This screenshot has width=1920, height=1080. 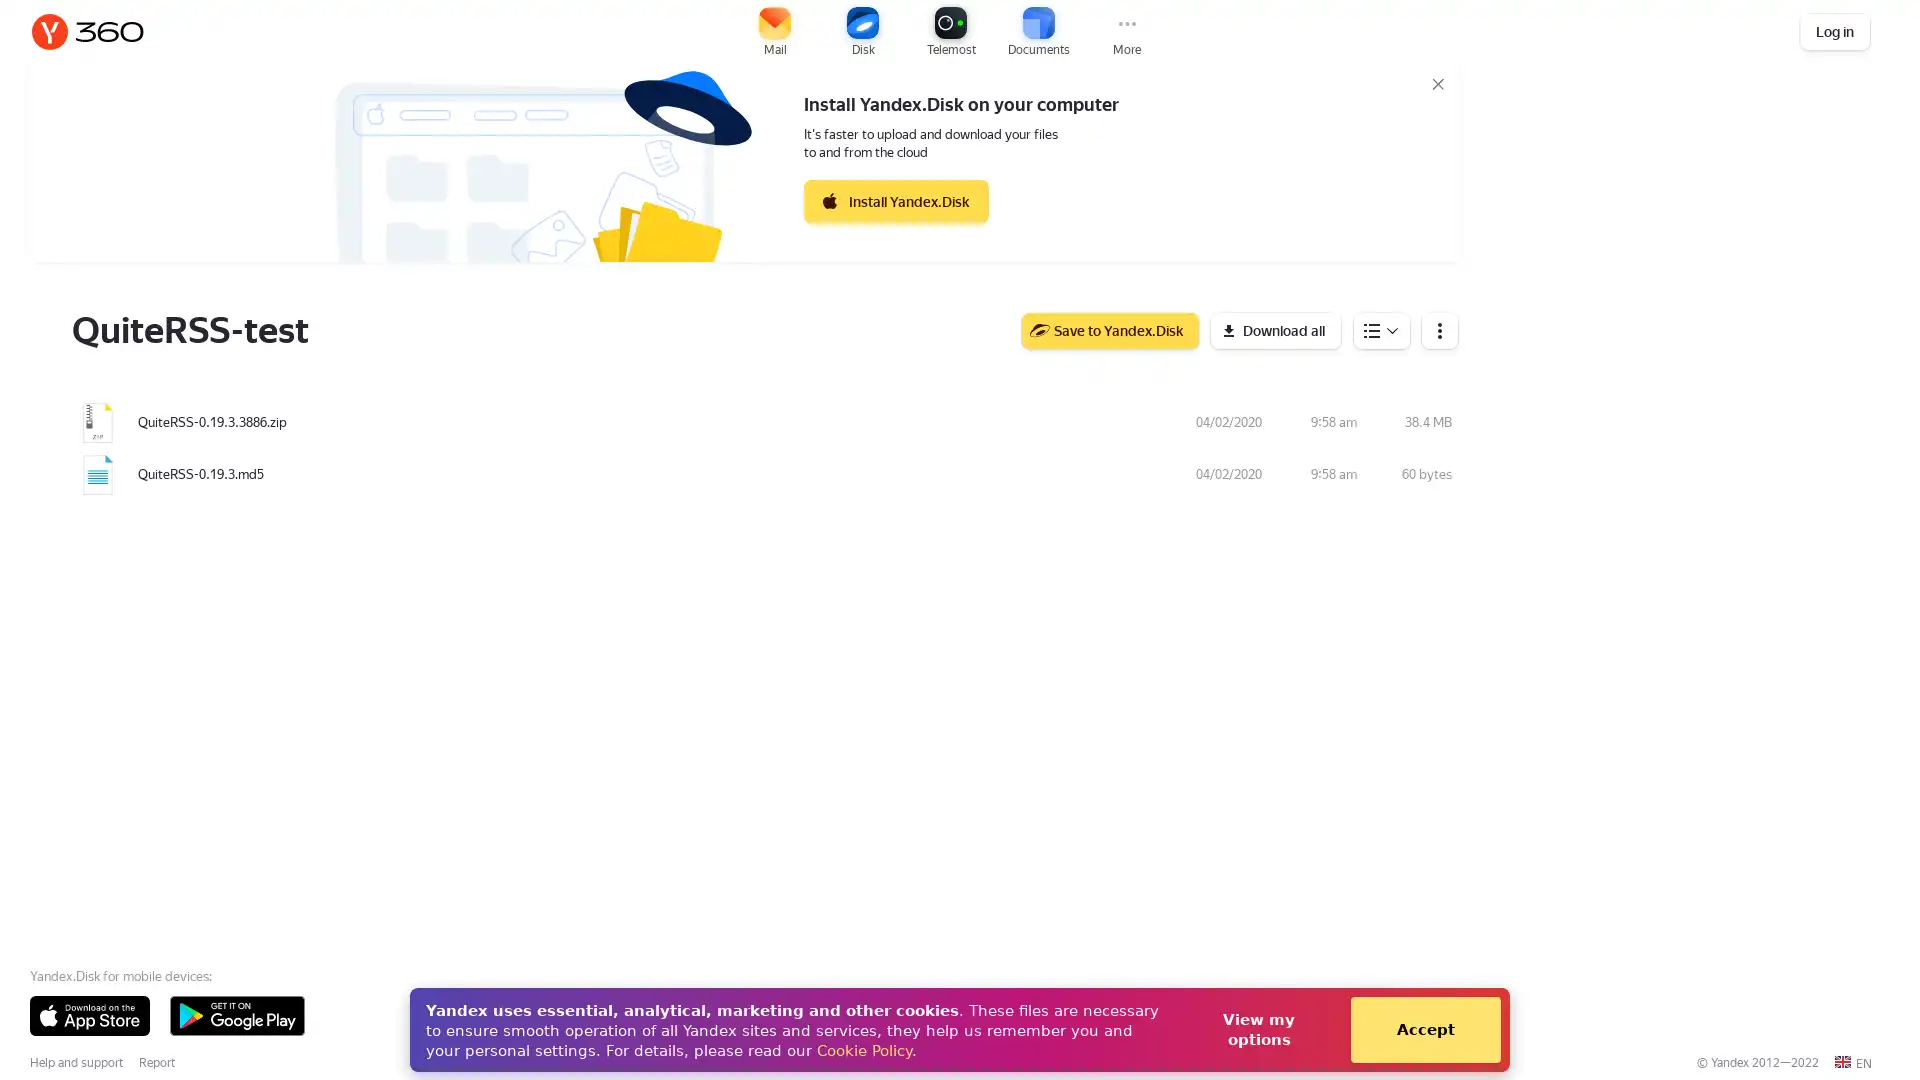 I want to click on Accept, so click(x=1424, y=1029).